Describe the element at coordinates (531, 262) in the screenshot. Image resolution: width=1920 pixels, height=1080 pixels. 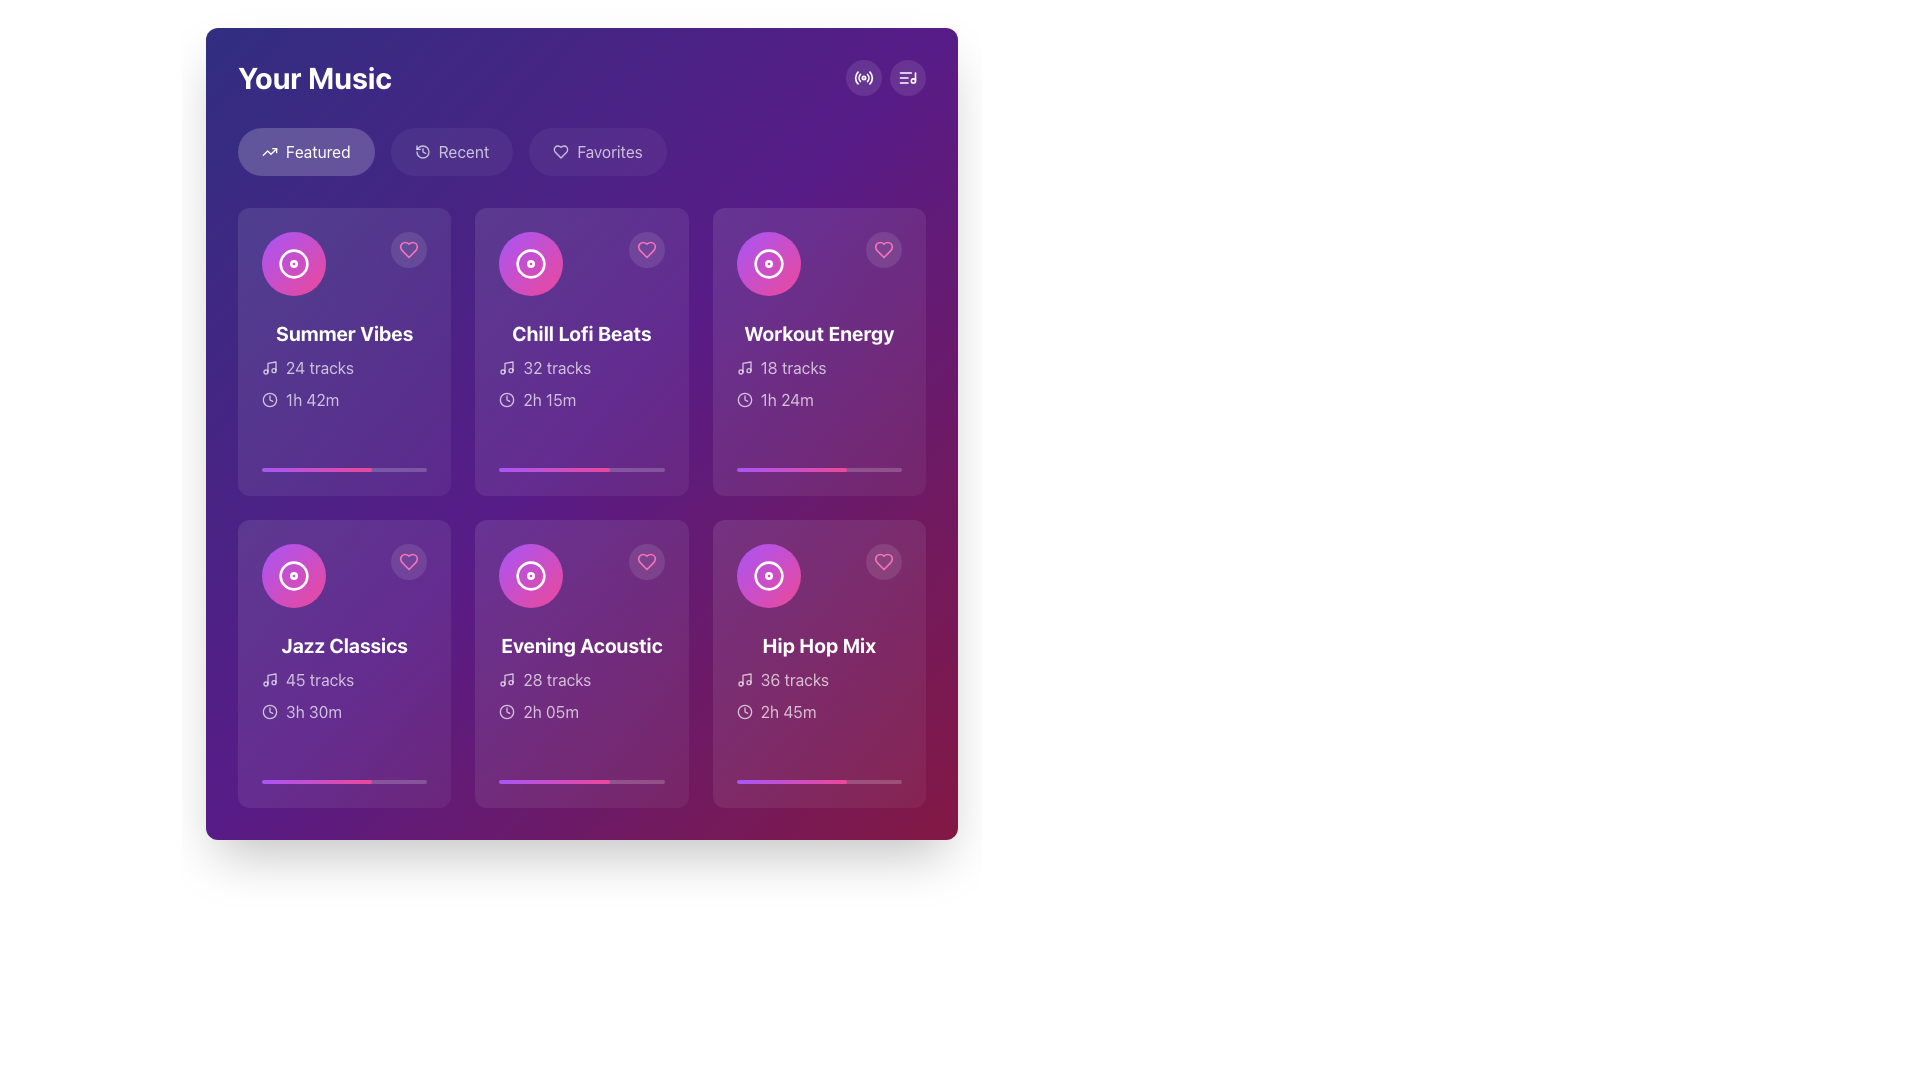
I see `the Chill Lofi Beats icon, which is a circular disc styled in a gradient from purple to pink` at that location.